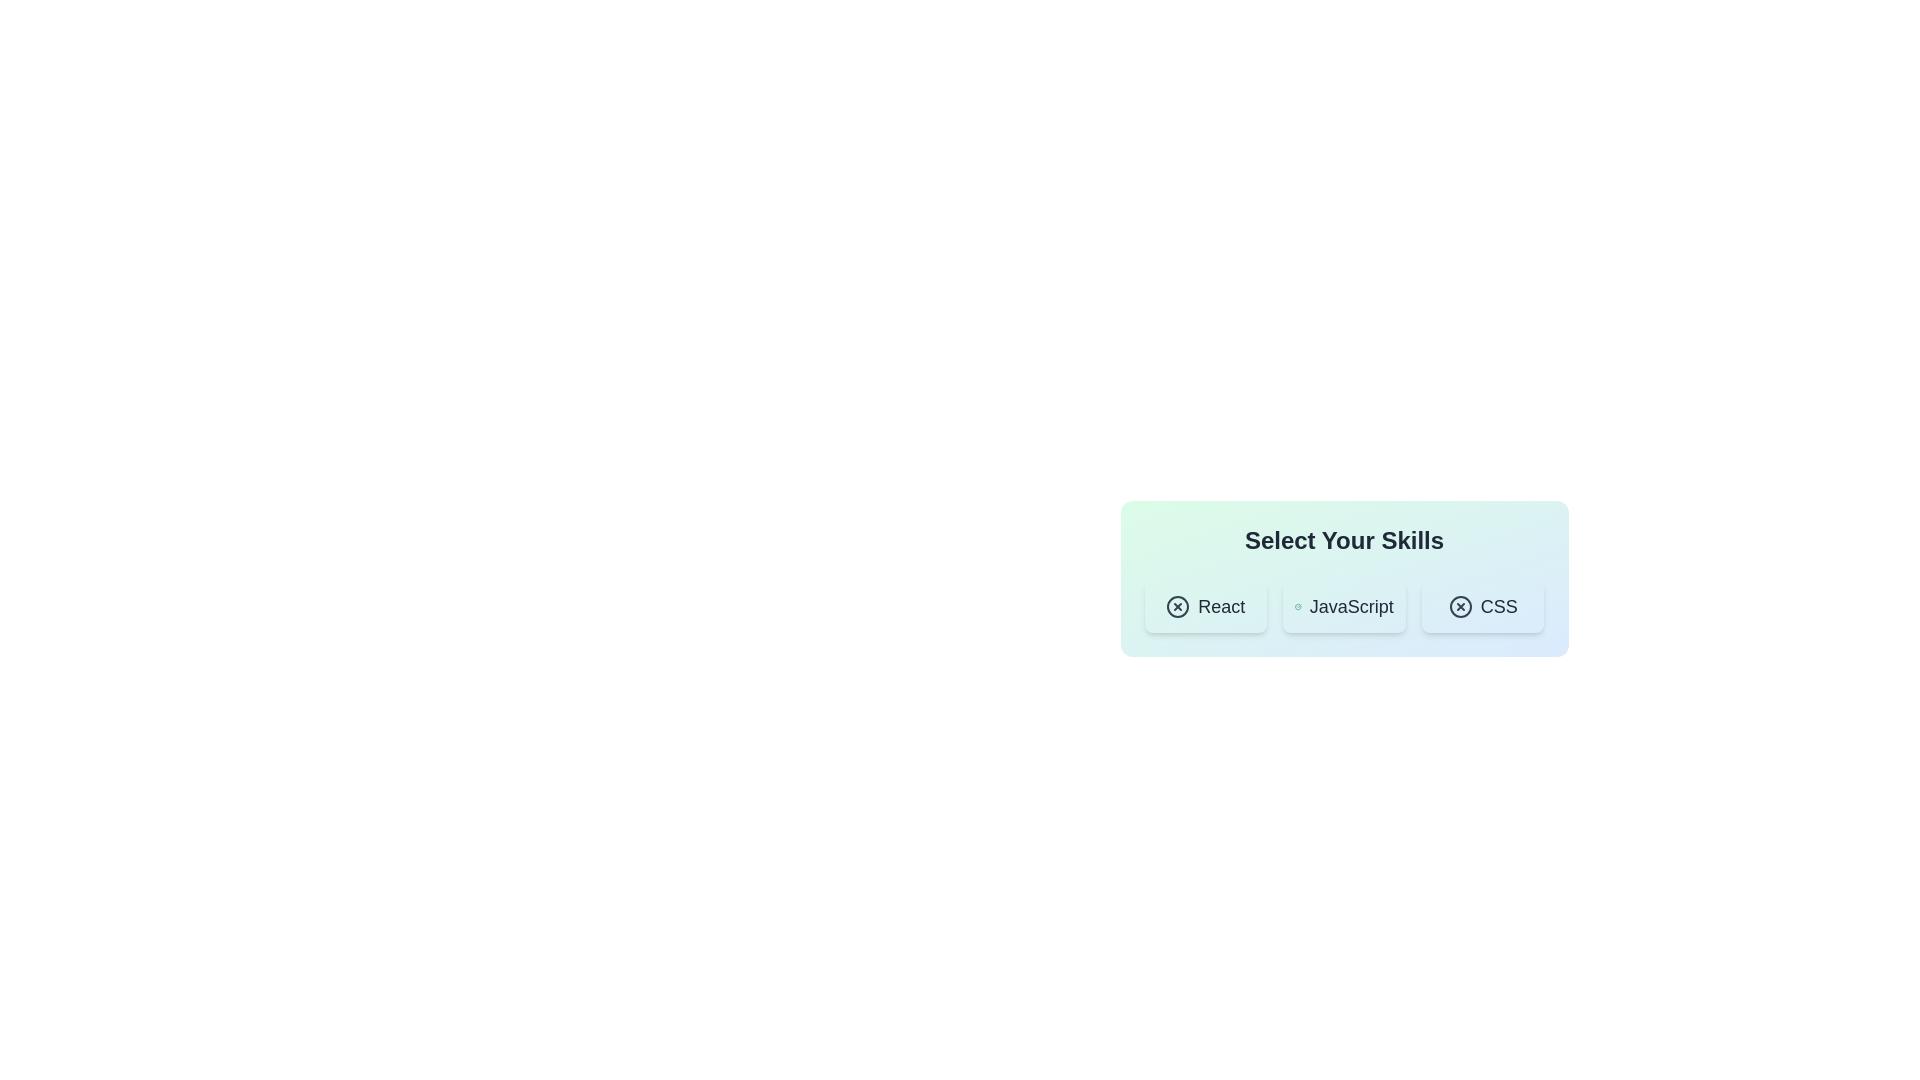 This screenshot has width=1920, height=1080. Describe the element at coordinates (1204, 605) in the screenshot. I see `the chip labeled React to view its hover effect` at that location.